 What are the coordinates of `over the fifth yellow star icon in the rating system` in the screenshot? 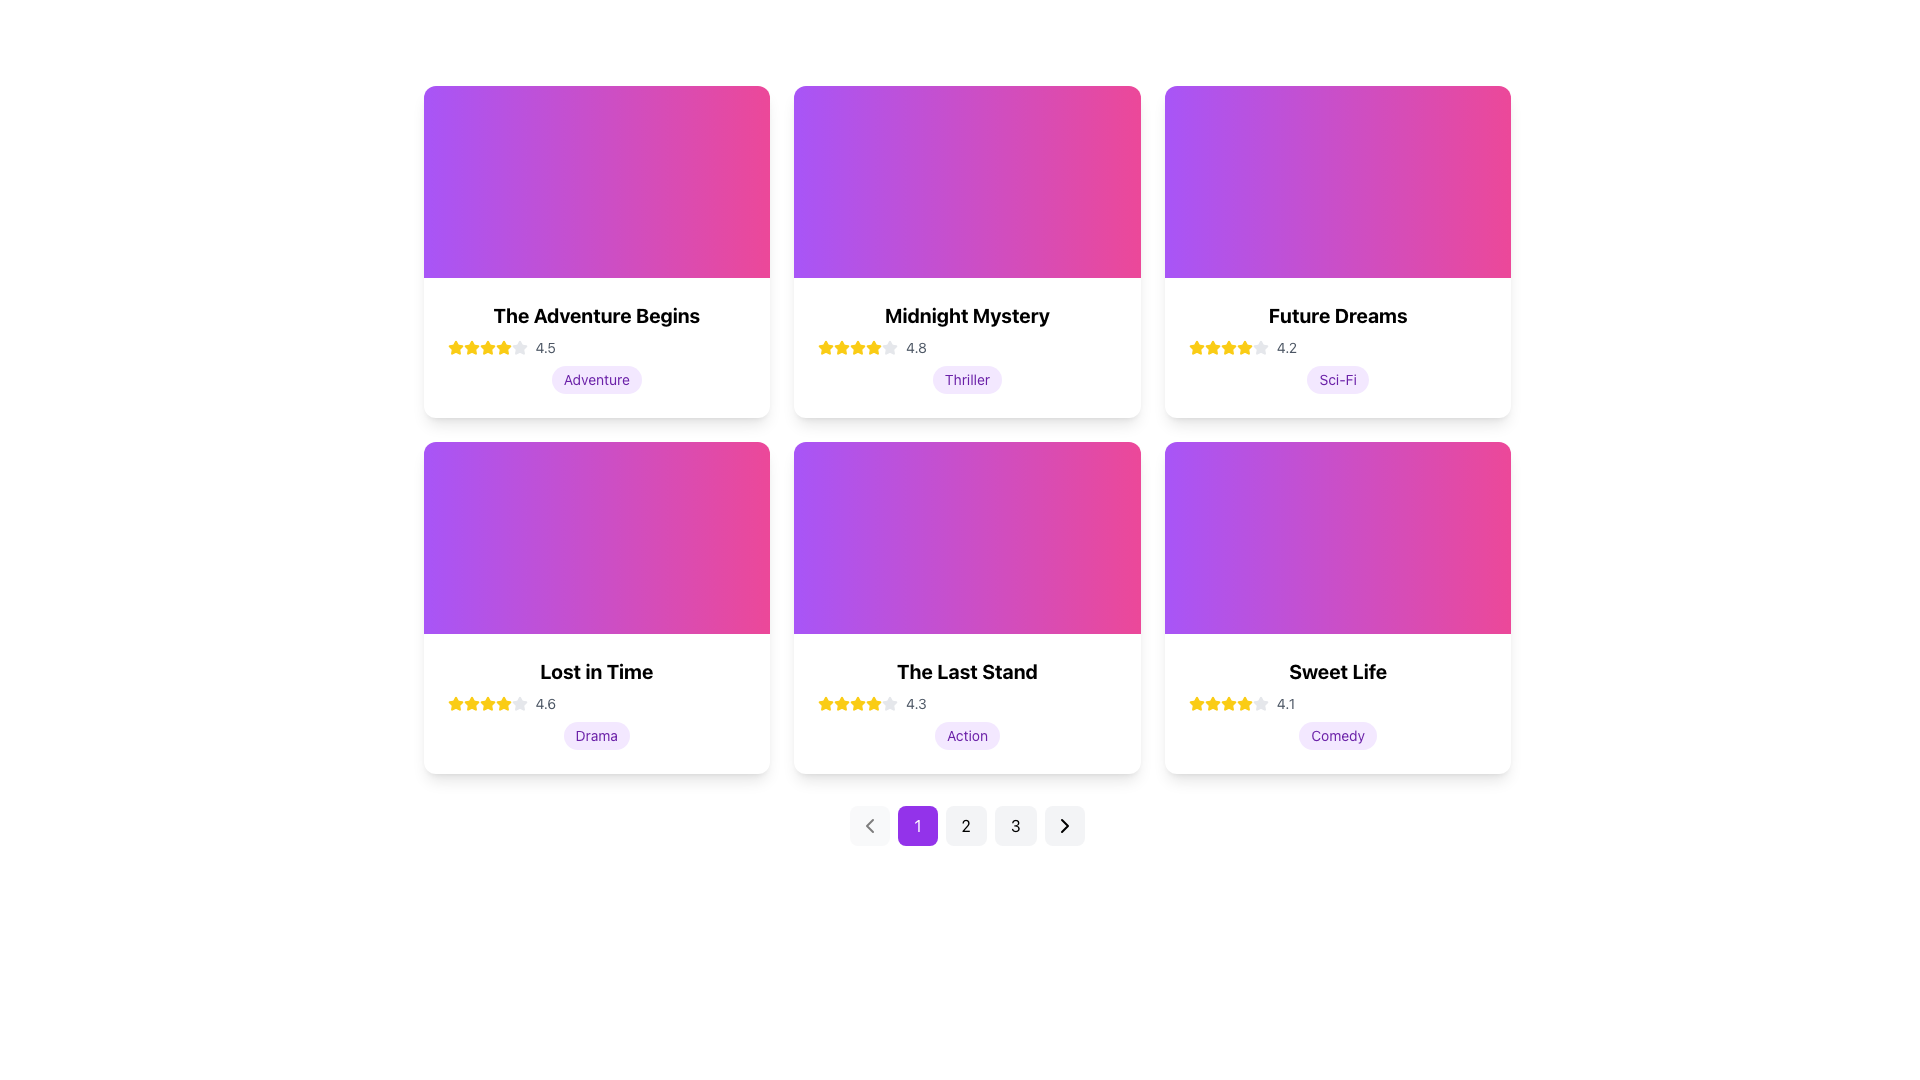 It's located at (503, 346).